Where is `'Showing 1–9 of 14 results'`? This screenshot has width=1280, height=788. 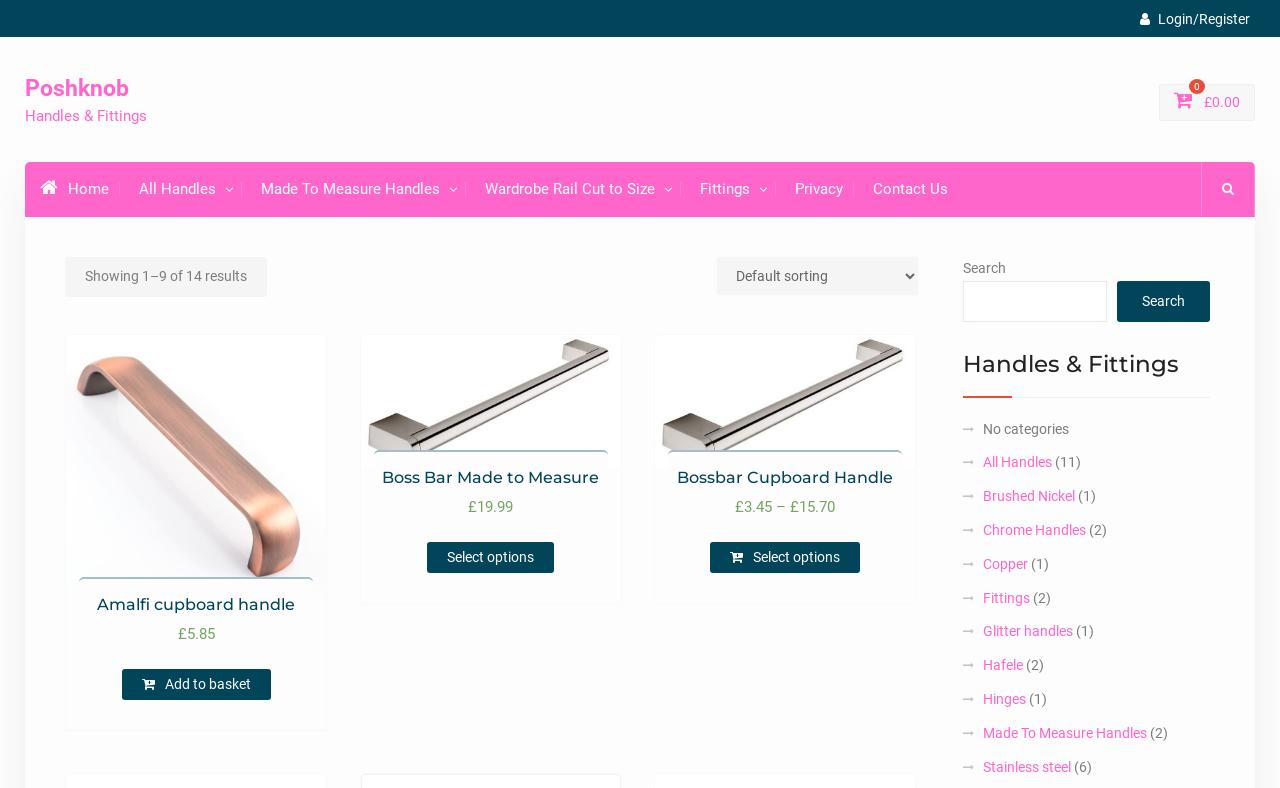 'Showing 1–9 of 14 results' is located at coordinates (166, 275).